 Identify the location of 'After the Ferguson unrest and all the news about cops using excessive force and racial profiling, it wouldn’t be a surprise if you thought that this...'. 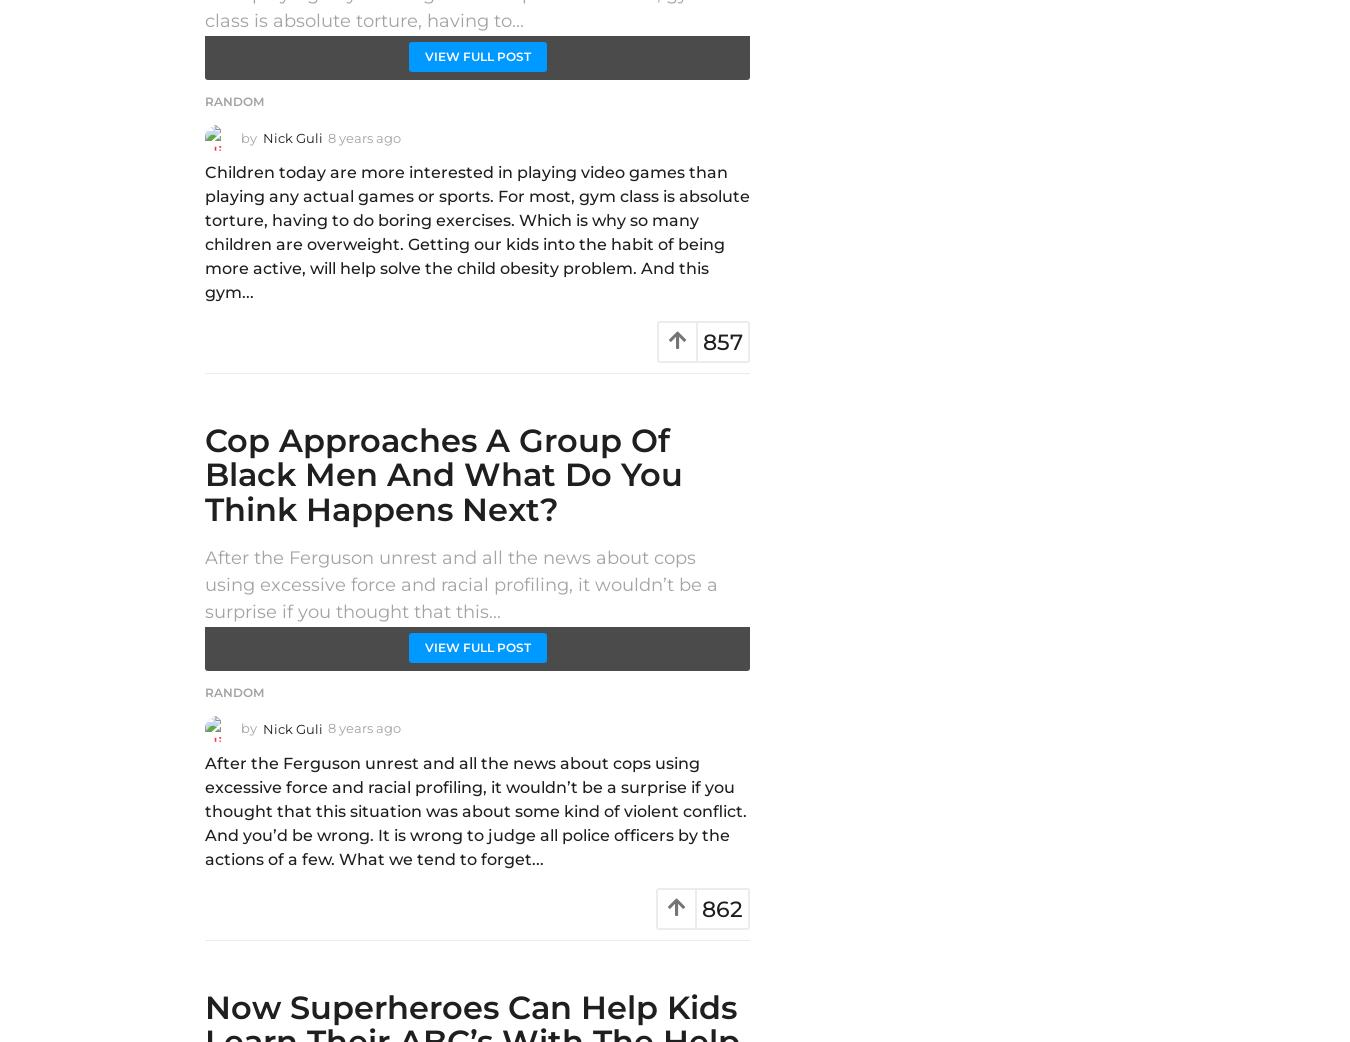
(460, 583).